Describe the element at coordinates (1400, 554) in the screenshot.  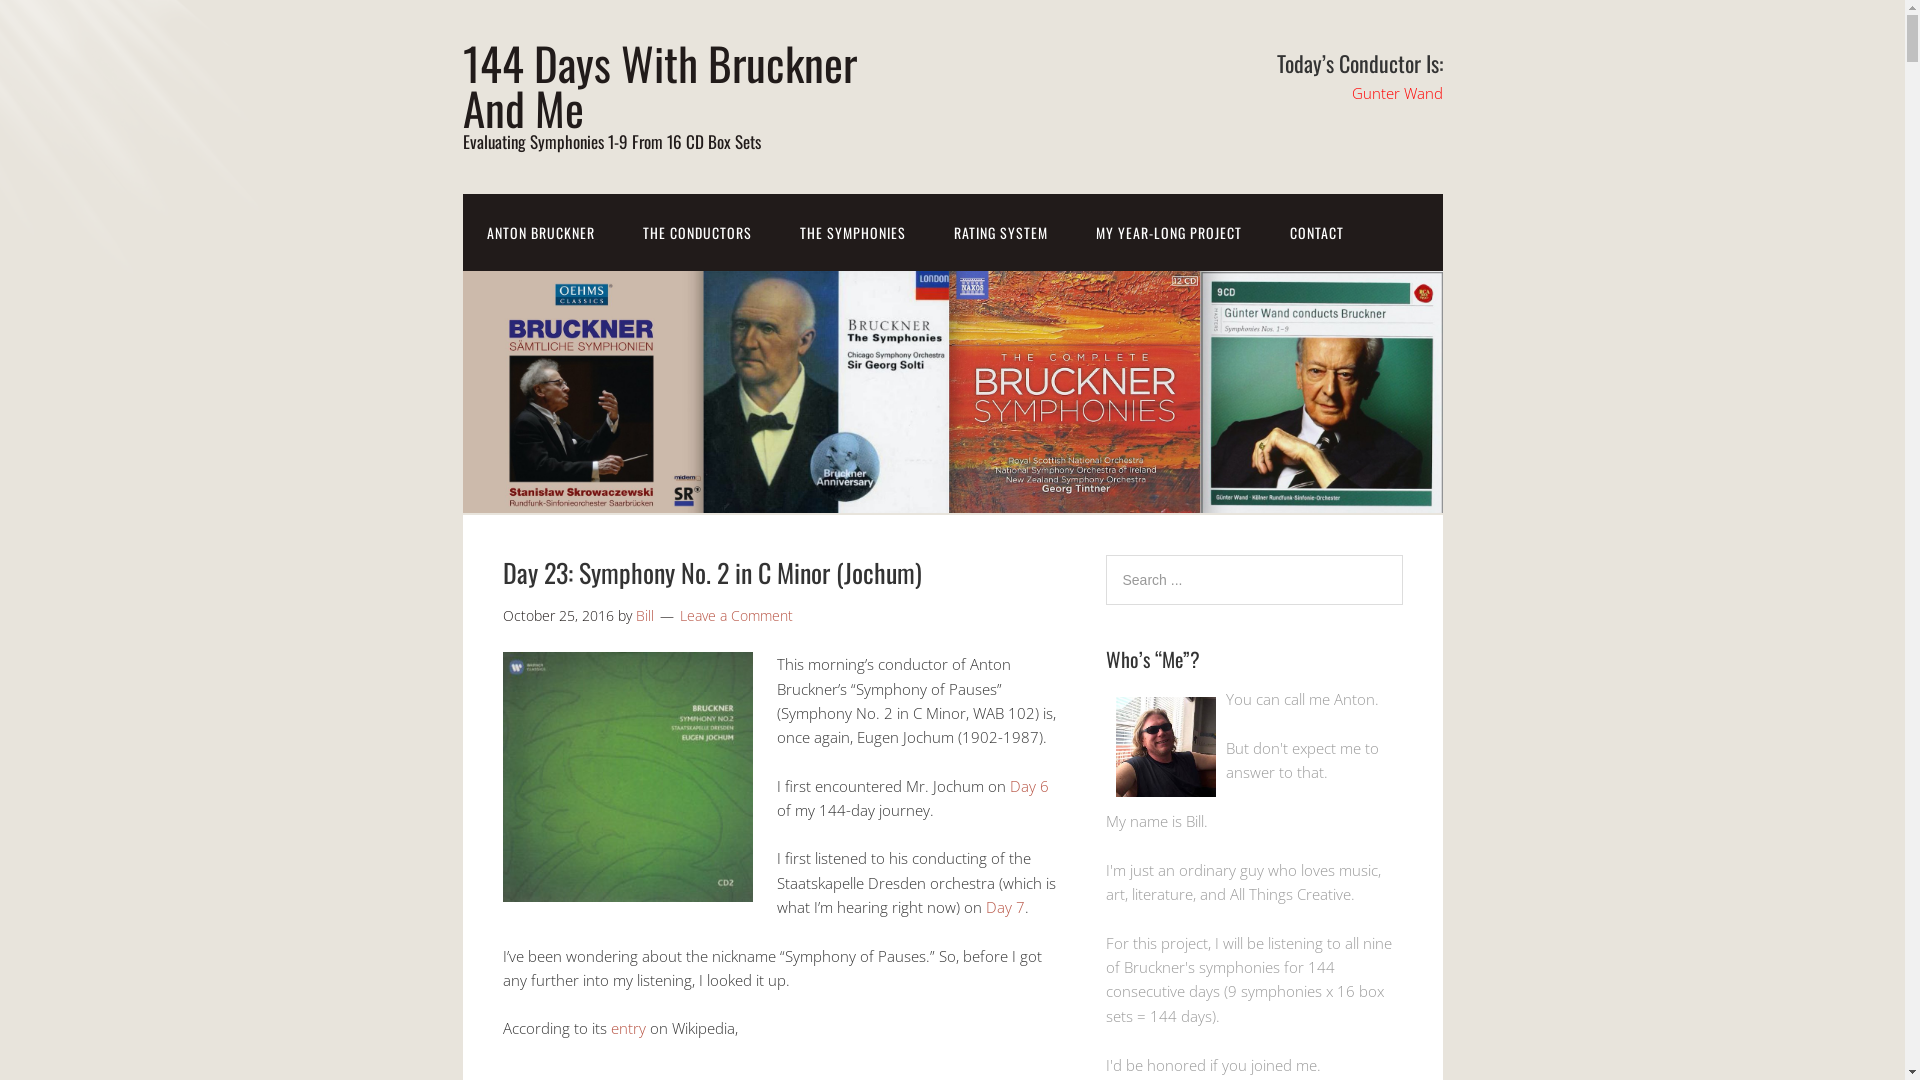
I see `'Search'` at that location.